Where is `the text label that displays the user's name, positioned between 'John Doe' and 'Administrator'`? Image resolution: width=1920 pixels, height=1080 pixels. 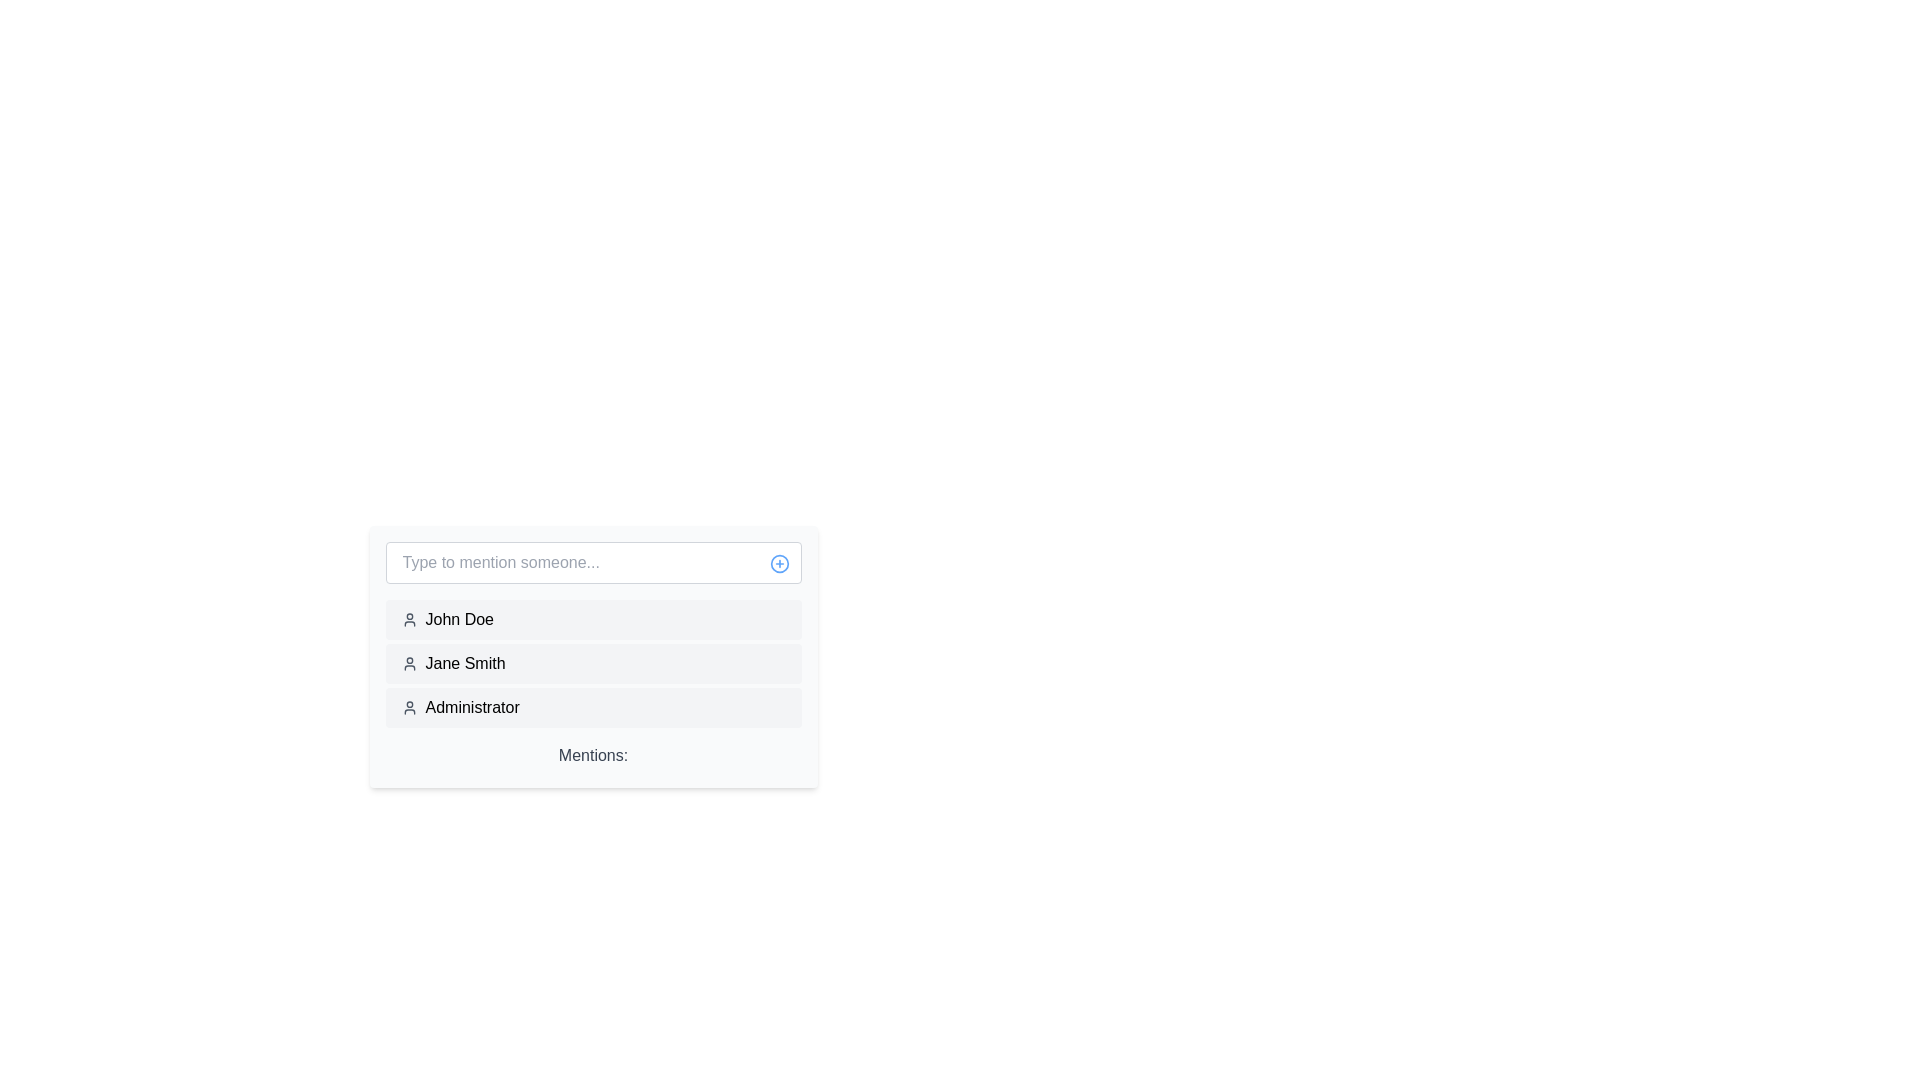
the text label that displays the user's name, positioned between 'John Doe' and 'Administrator' is located at coordinates (464, 663).